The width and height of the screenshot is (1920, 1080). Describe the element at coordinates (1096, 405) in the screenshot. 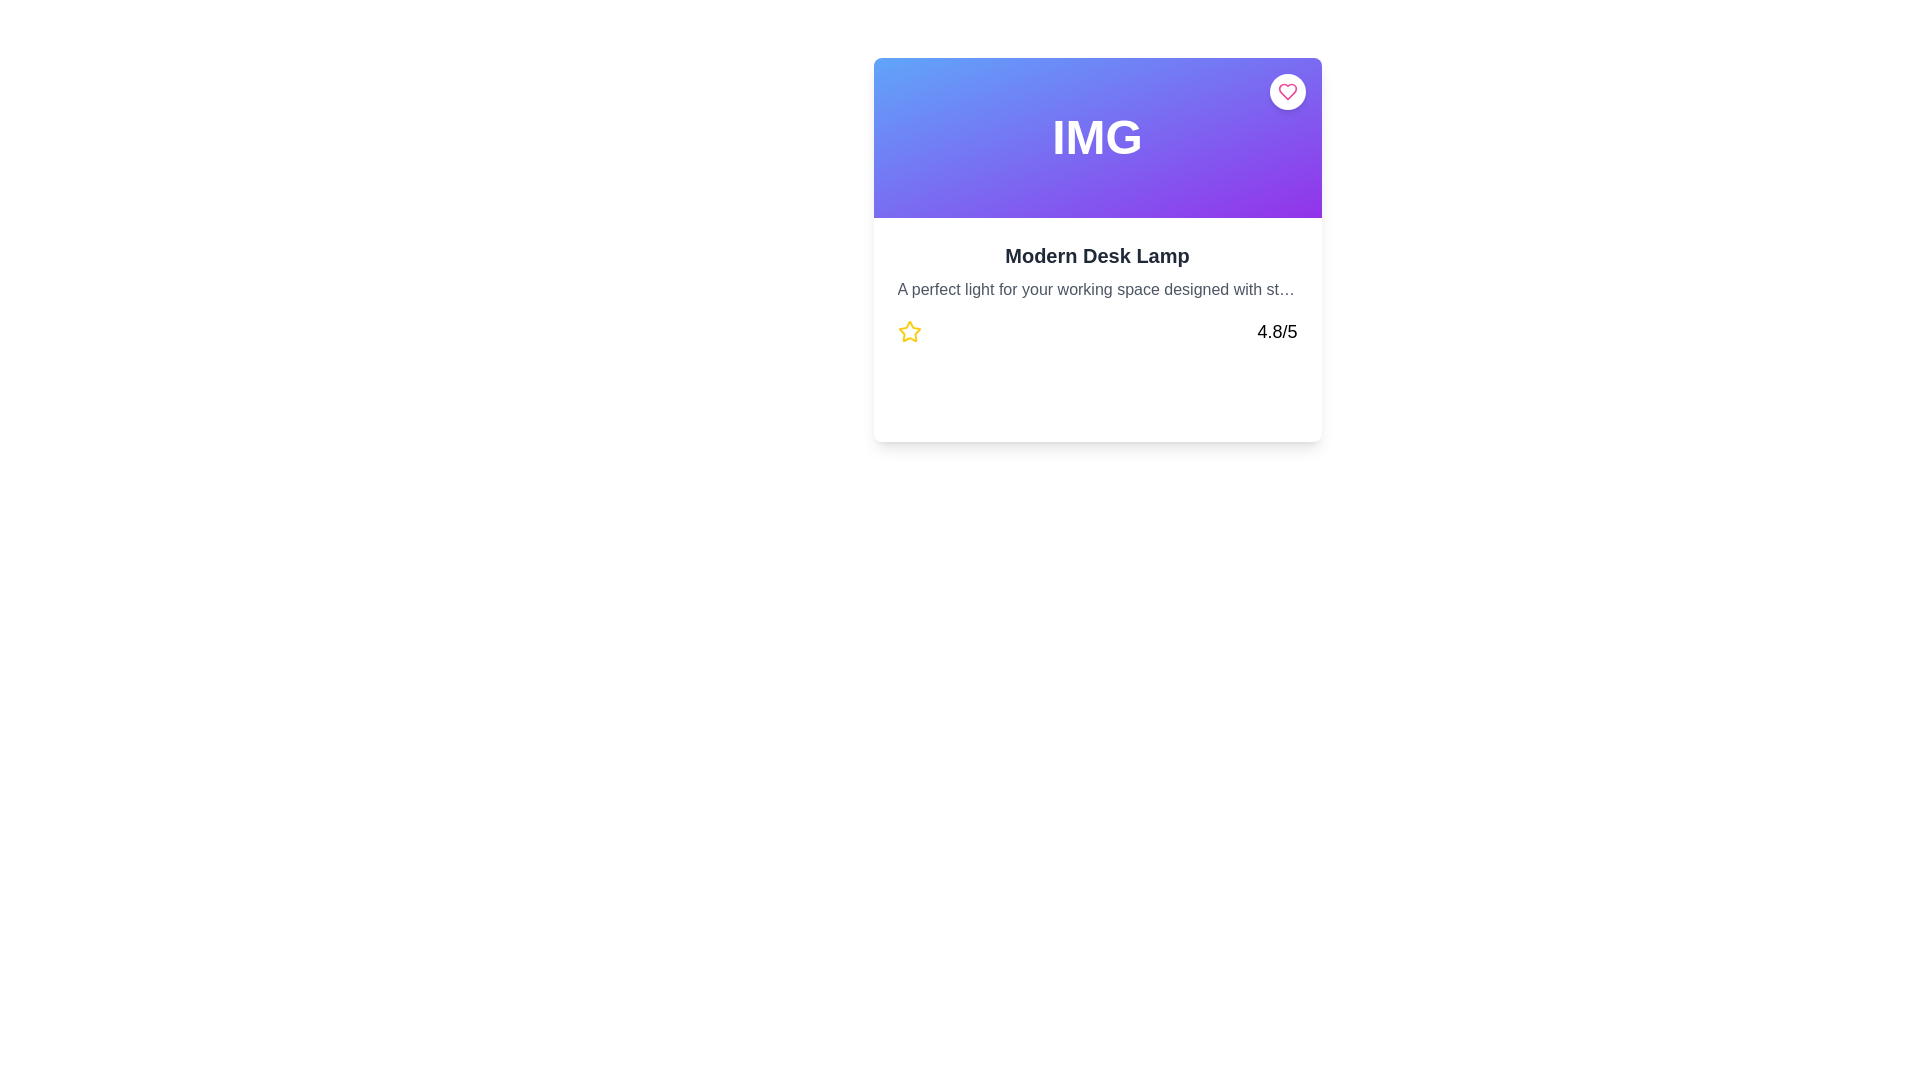

I see `the 'Shop Now' button located at the bottom of the product information card, directly beneath the '4.8/5' rating` at that location.